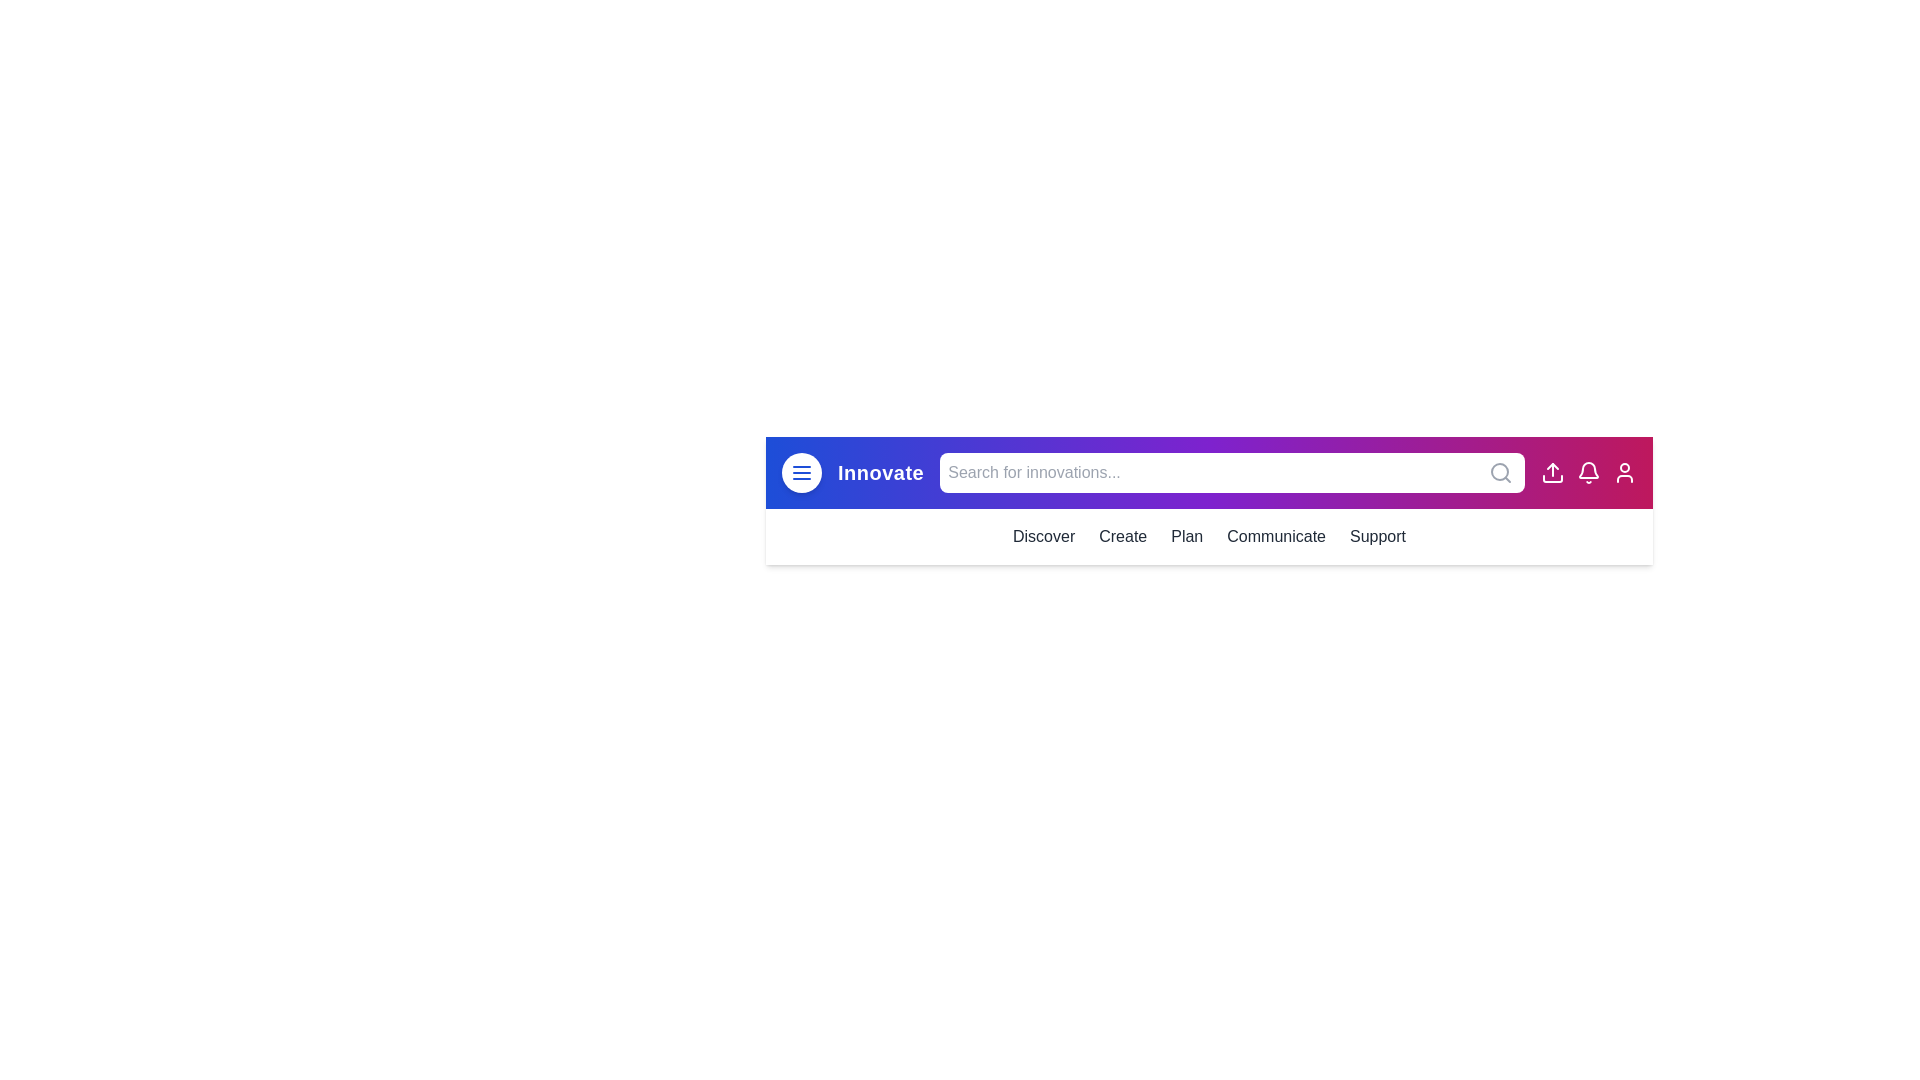 The image size is (1920, 1080). I want to click on the menu item Discover, so click(1043, 535).